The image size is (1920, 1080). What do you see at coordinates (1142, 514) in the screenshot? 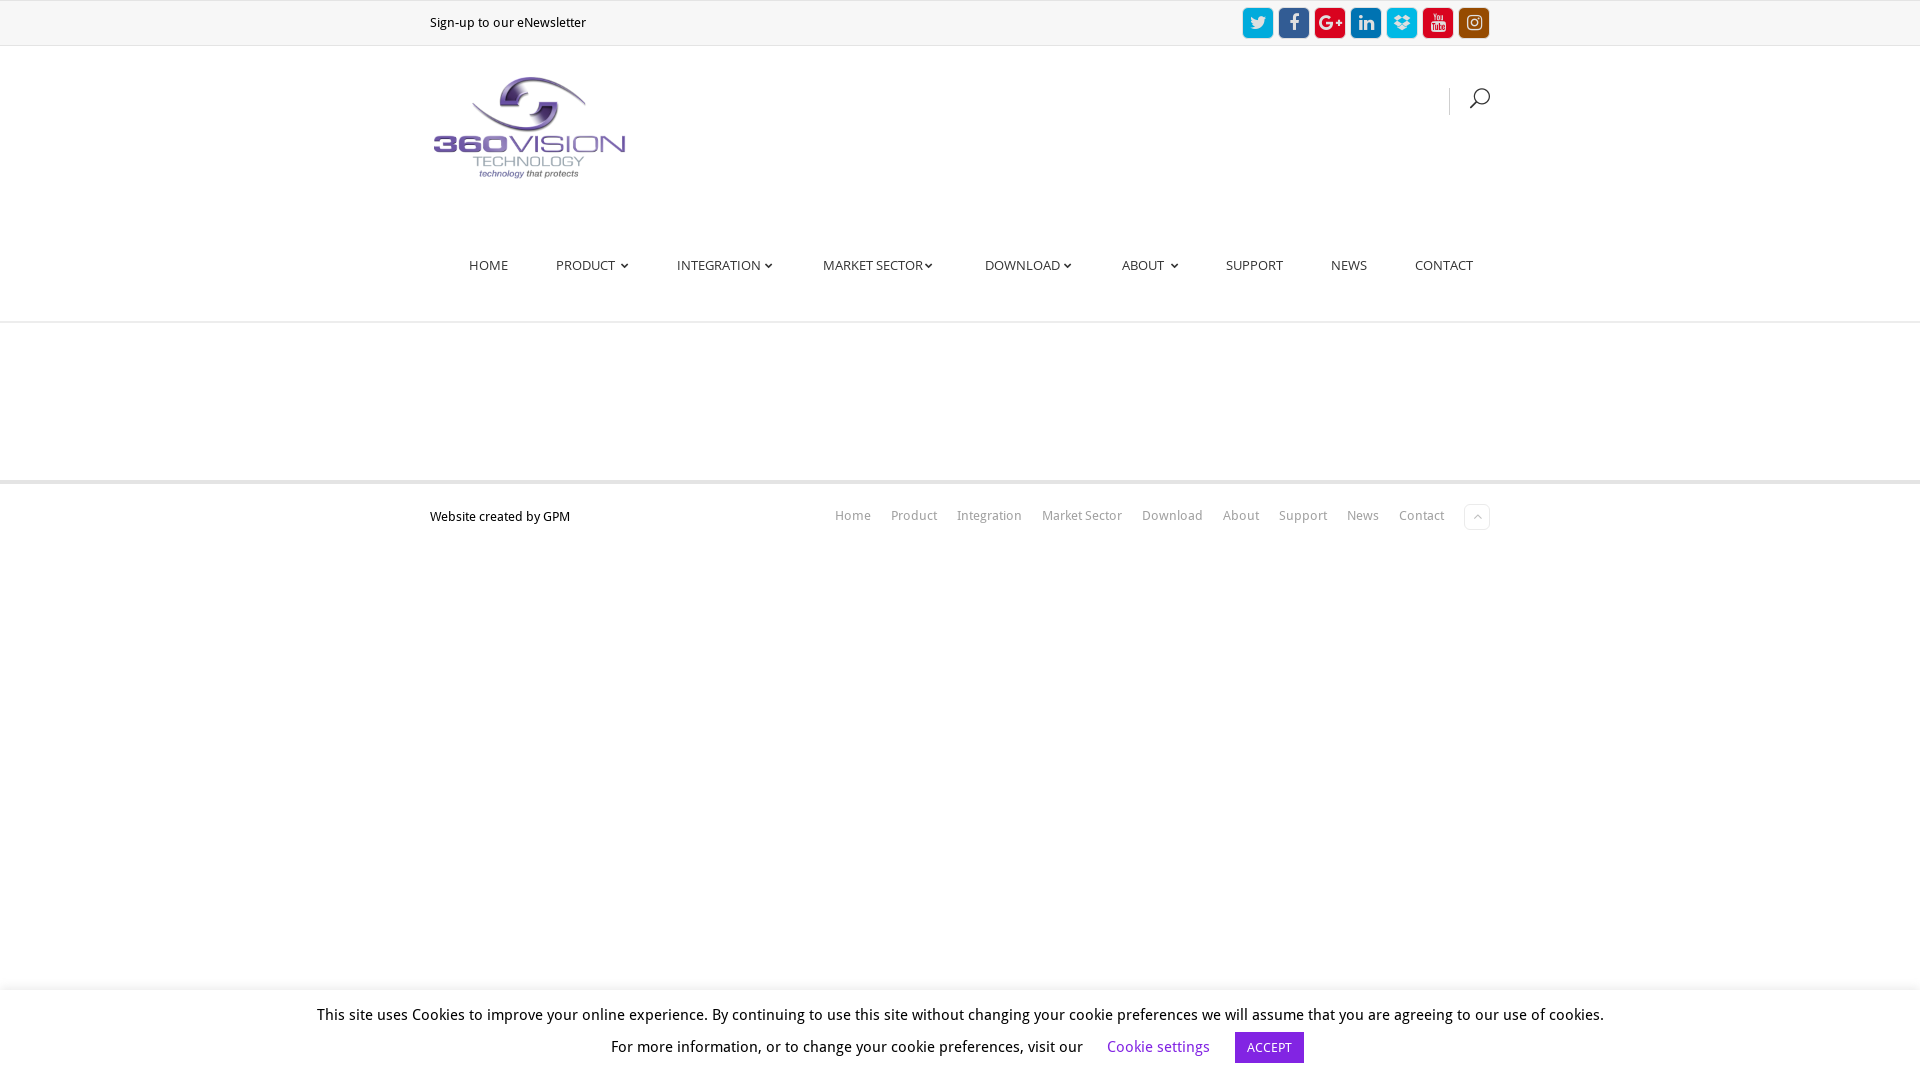
I see `'Download'` at bounding box center [1142, 514].